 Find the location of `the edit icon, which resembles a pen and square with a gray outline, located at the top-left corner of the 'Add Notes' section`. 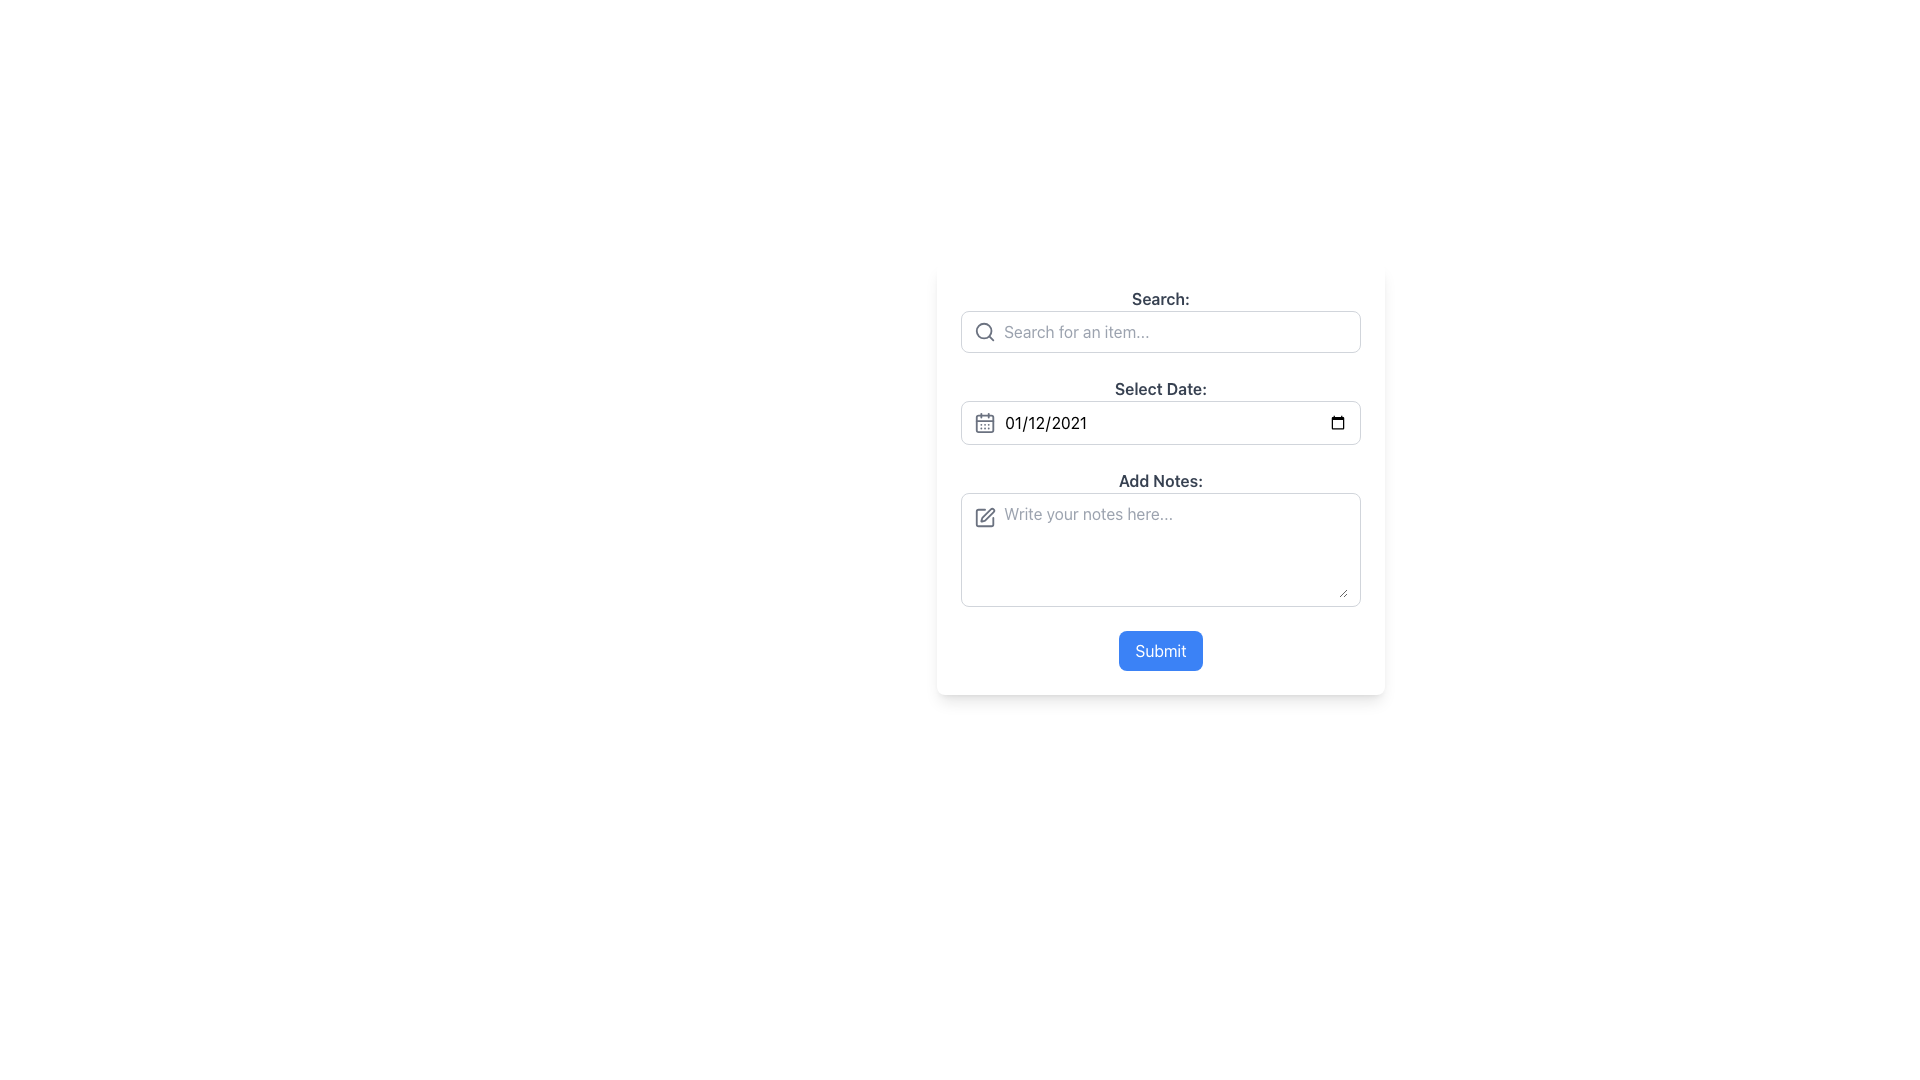

the edit icon, which resembles a pen and square with a gray outline, located at the top-left corner of the 'Add Notes' section is located at coordinates (984, 516).